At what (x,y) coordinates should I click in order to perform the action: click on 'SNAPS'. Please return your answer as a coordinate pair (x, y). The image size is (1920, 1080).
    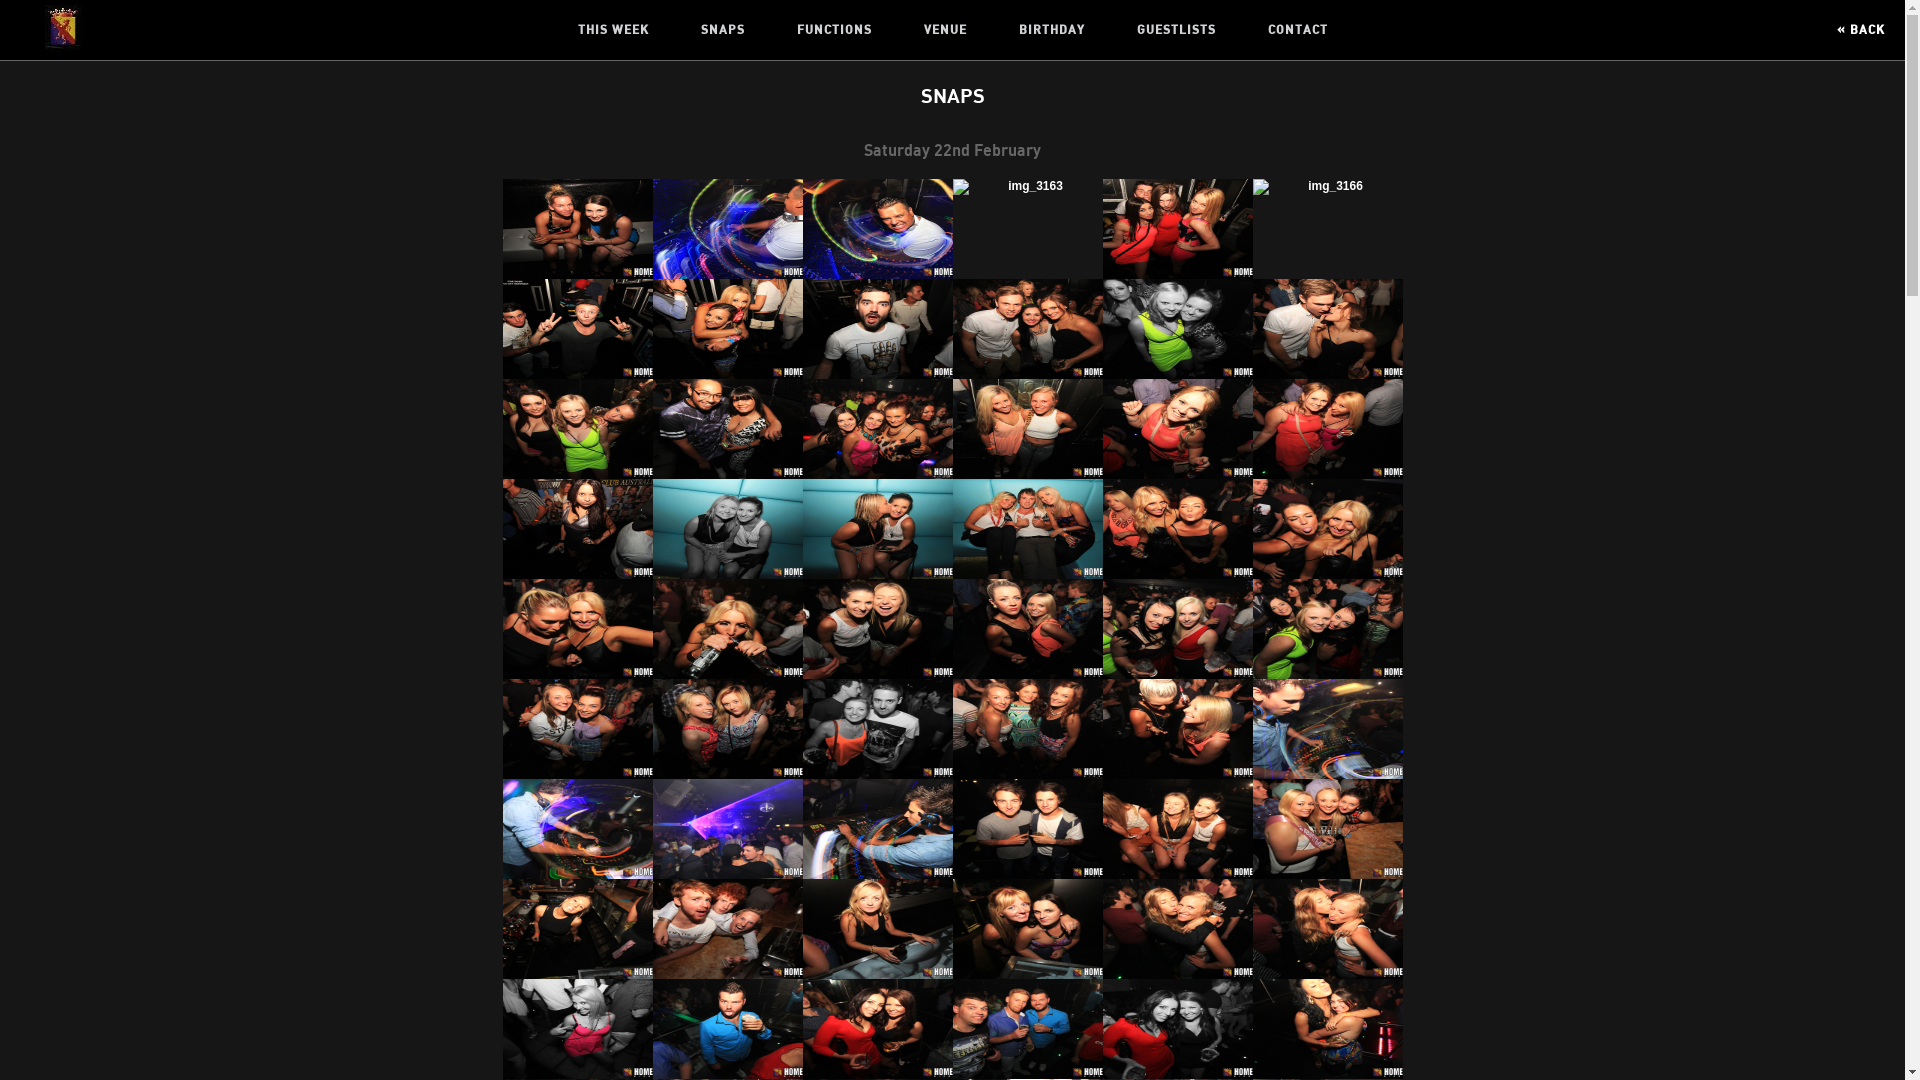
    Looking at the image, I should click on (720, 30).